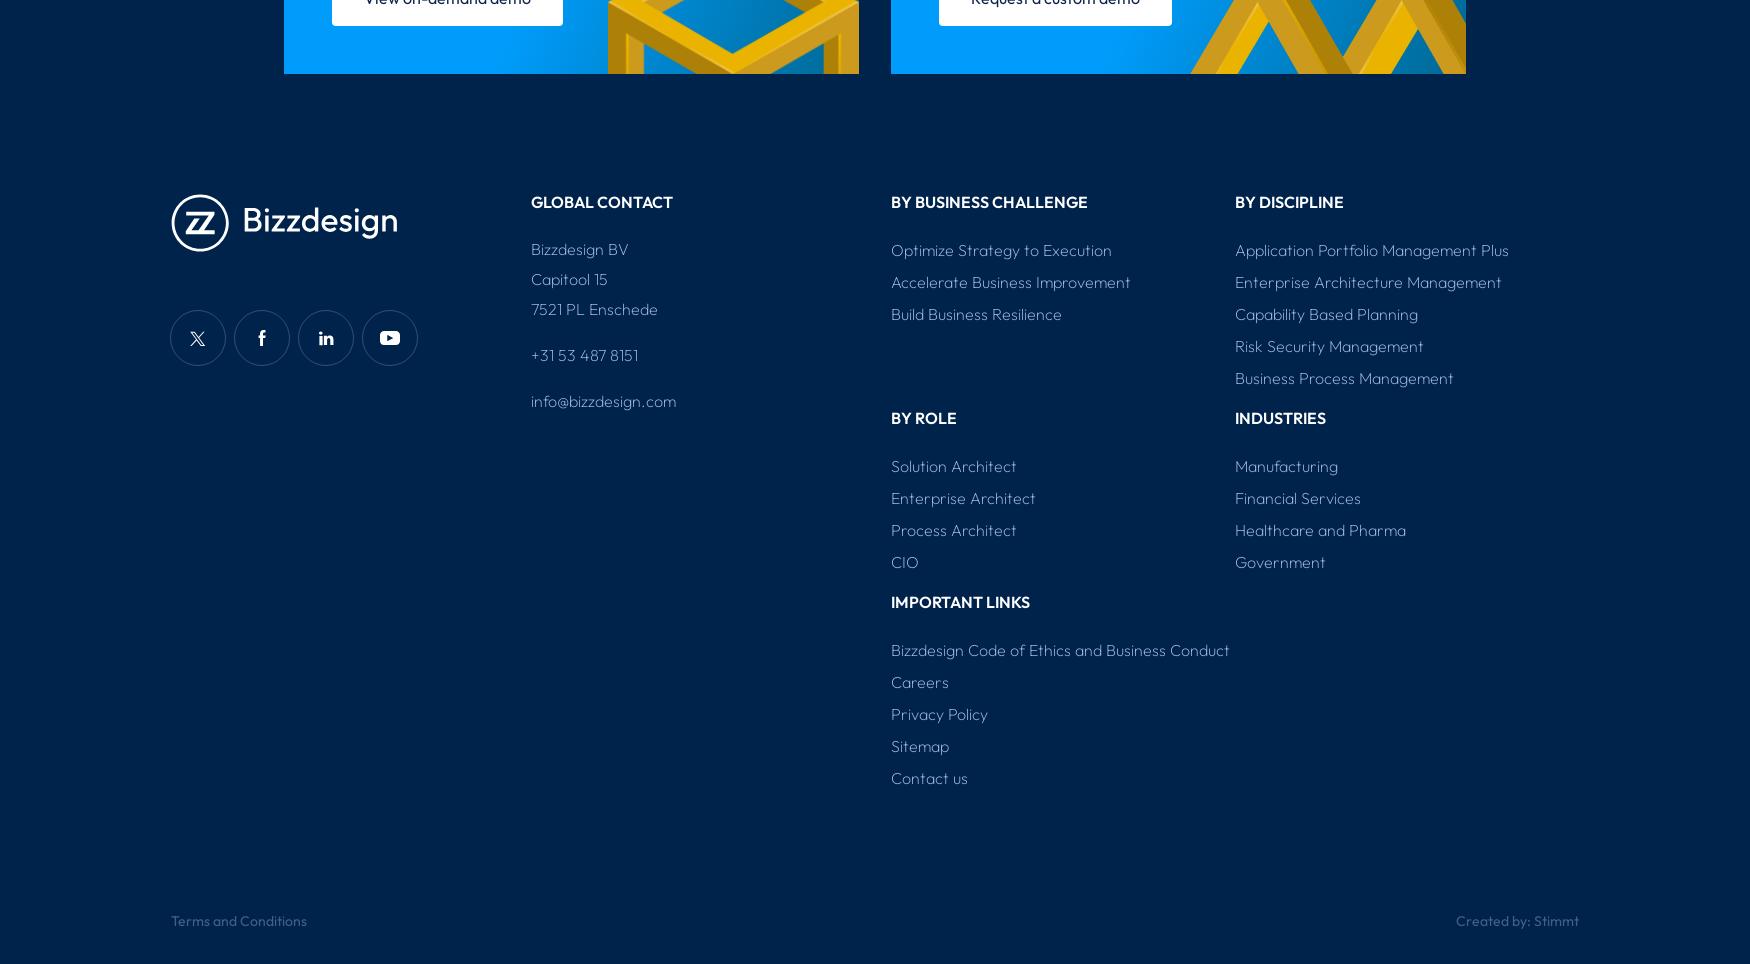  Describe the element at coordinates (923, 416) in the screenshot. I see `'By role'` at that location.